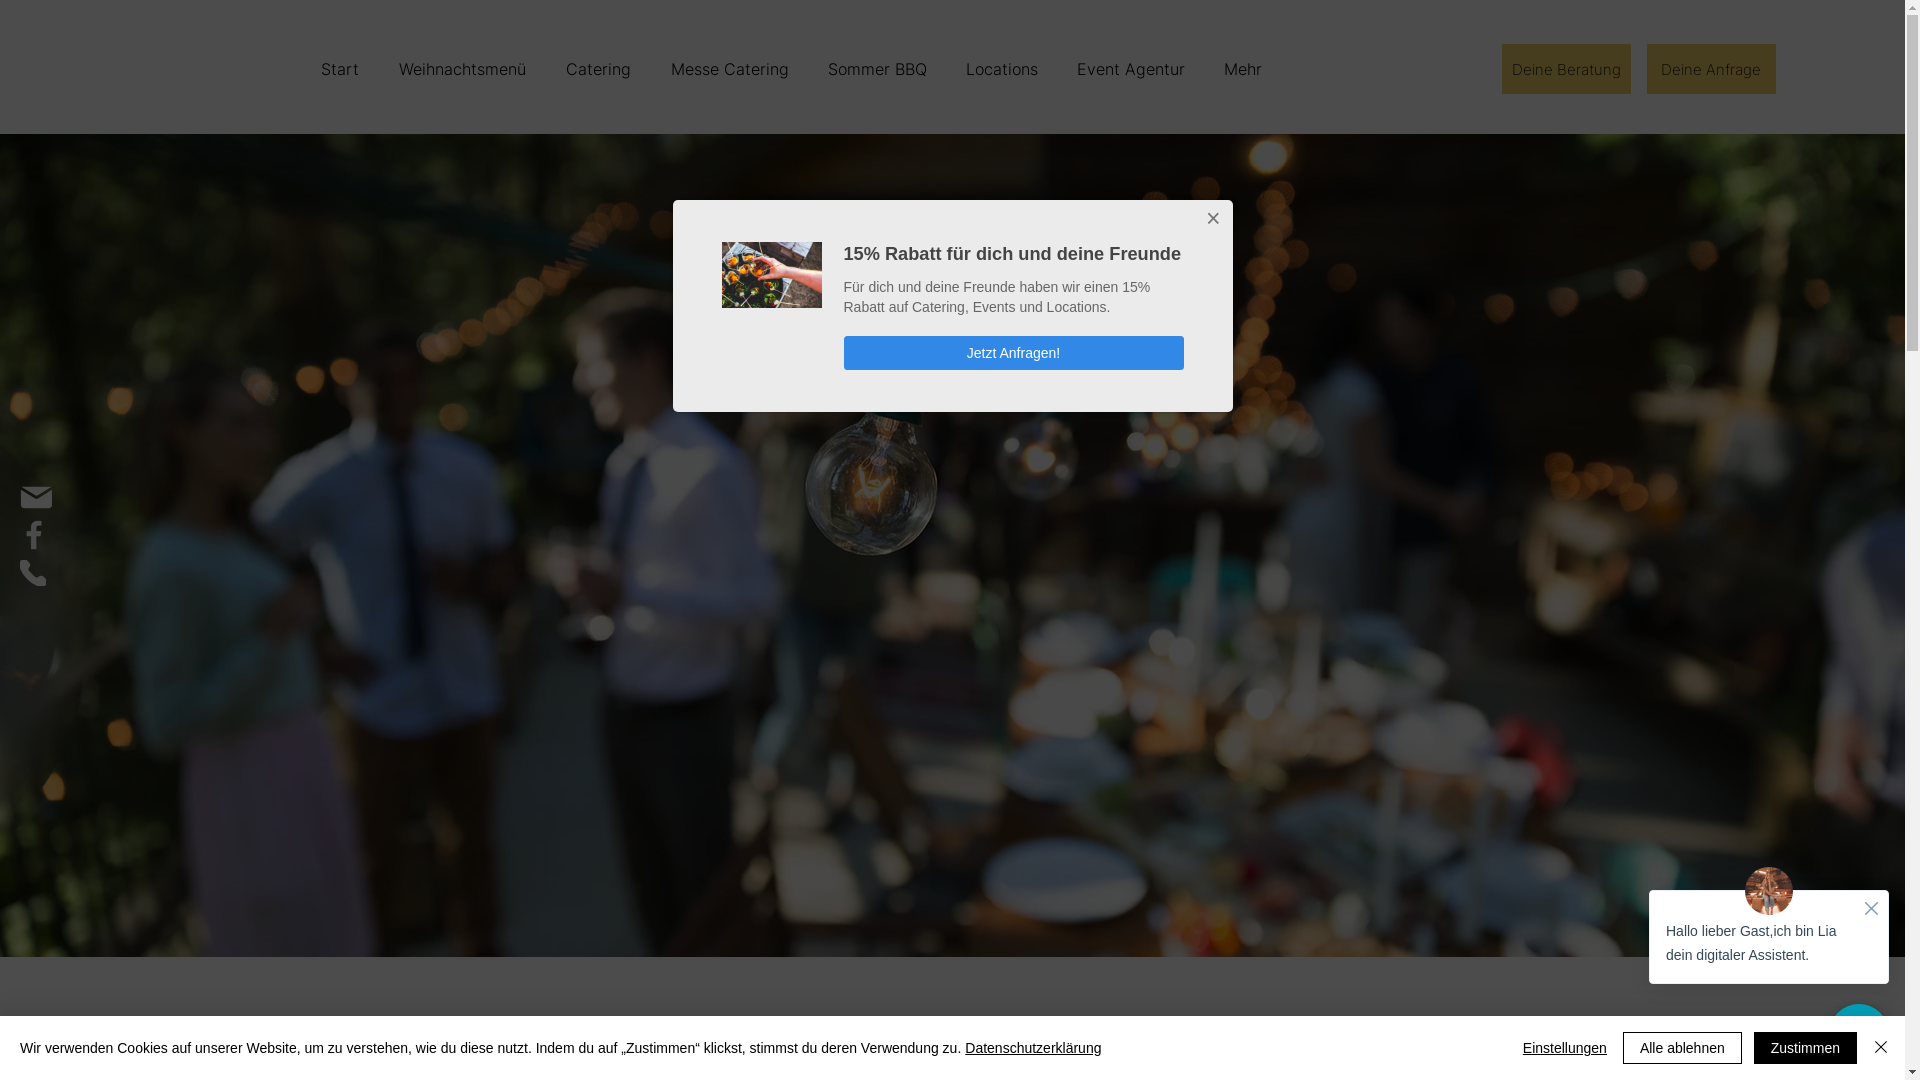 This screenshot has width=1920, height=1080. I want to click on 'Start', so click(340, 68).